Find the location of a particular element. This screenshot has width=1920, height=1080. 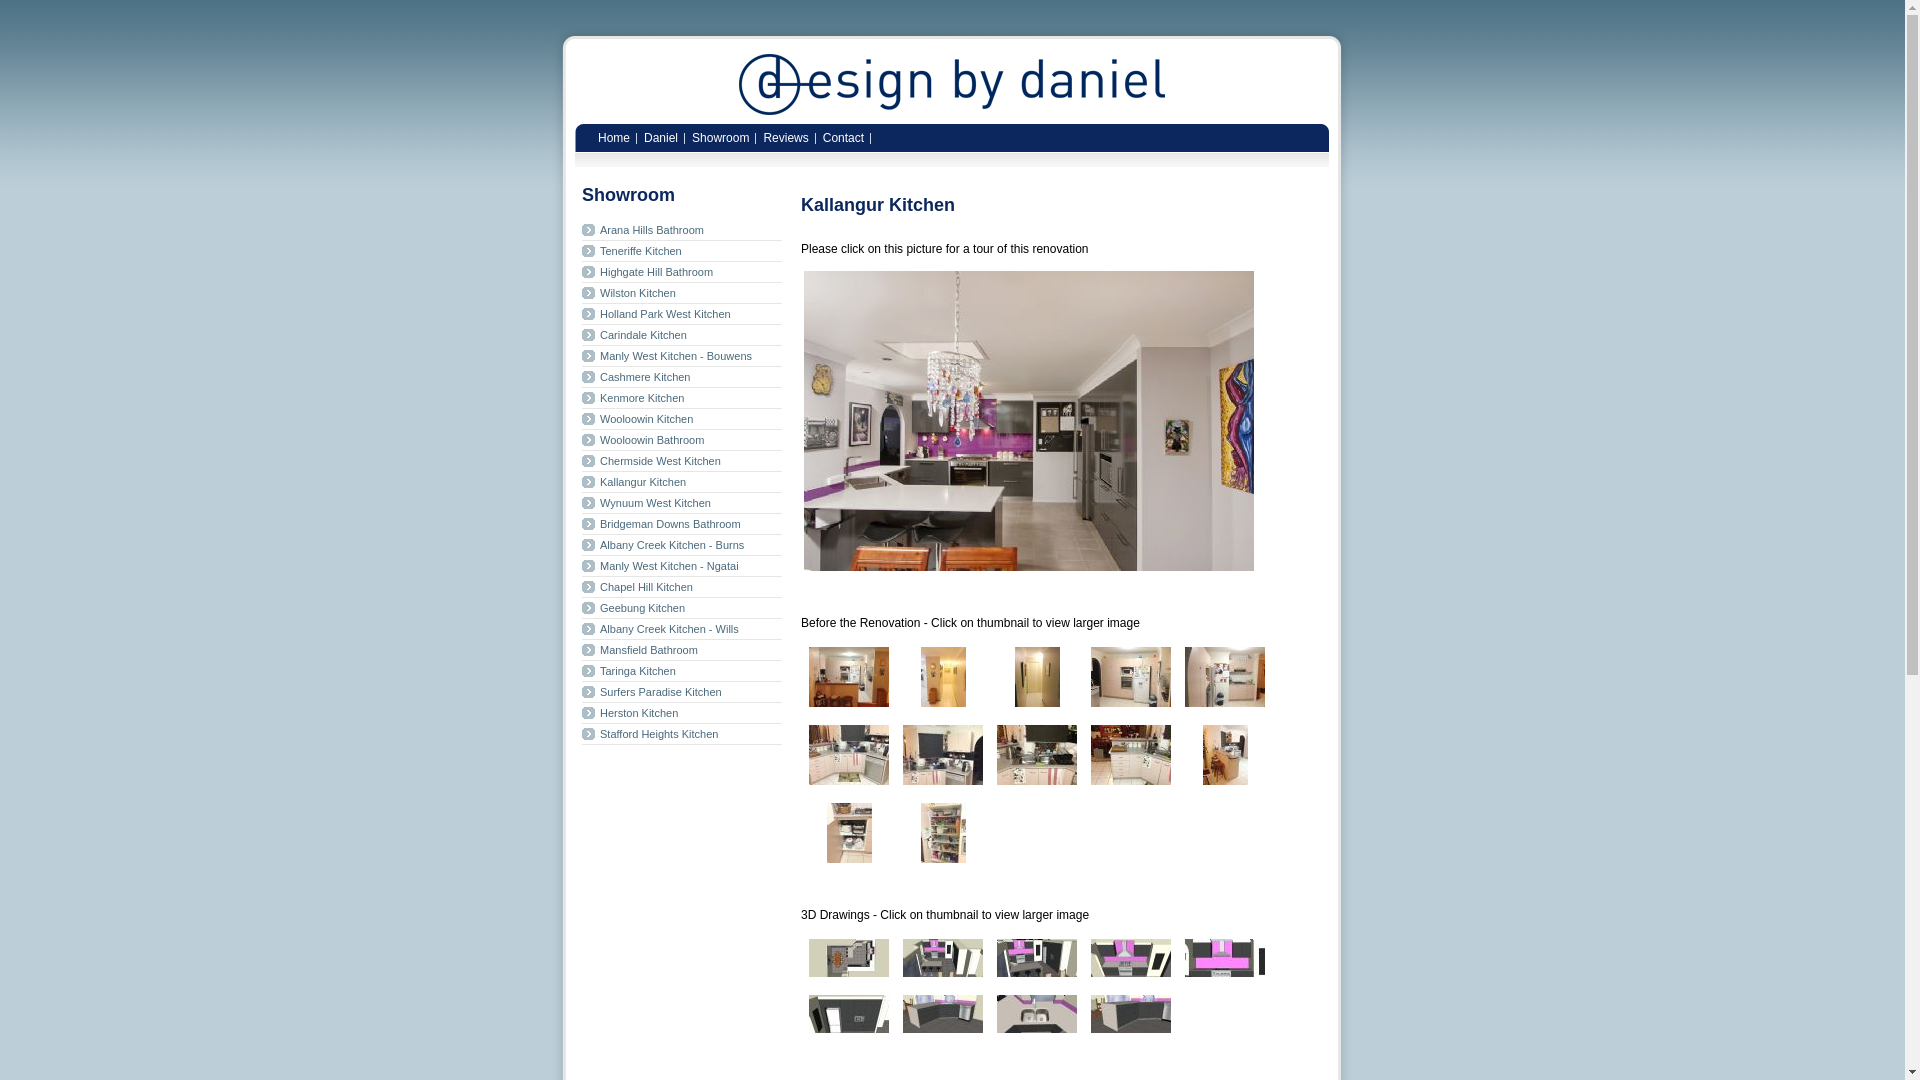

'Stafford Heights Kitchen' is located at coordinates (681, 734).